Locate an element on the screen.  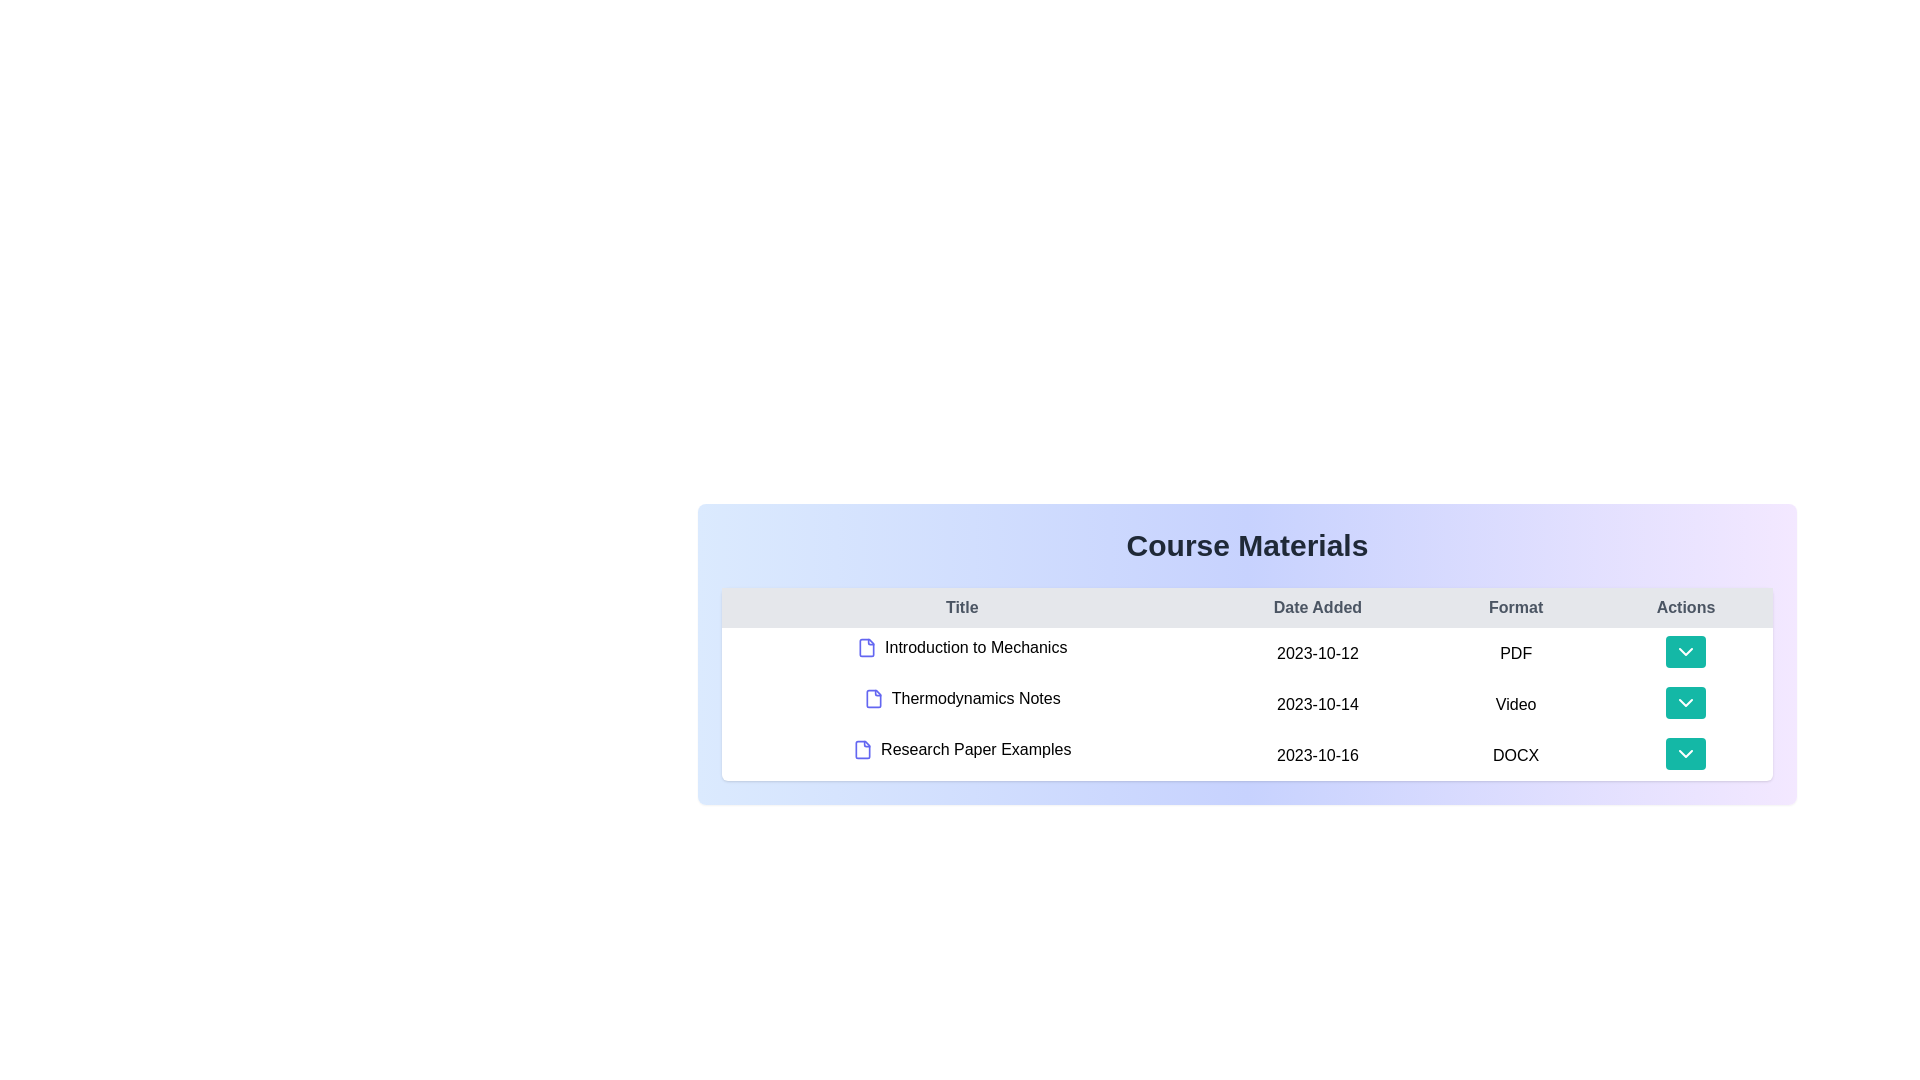
text from the Label indicating the file format in the 'Format' column of the table under the 'Research Paper Examples' row is located at coordinates (1516, 755).